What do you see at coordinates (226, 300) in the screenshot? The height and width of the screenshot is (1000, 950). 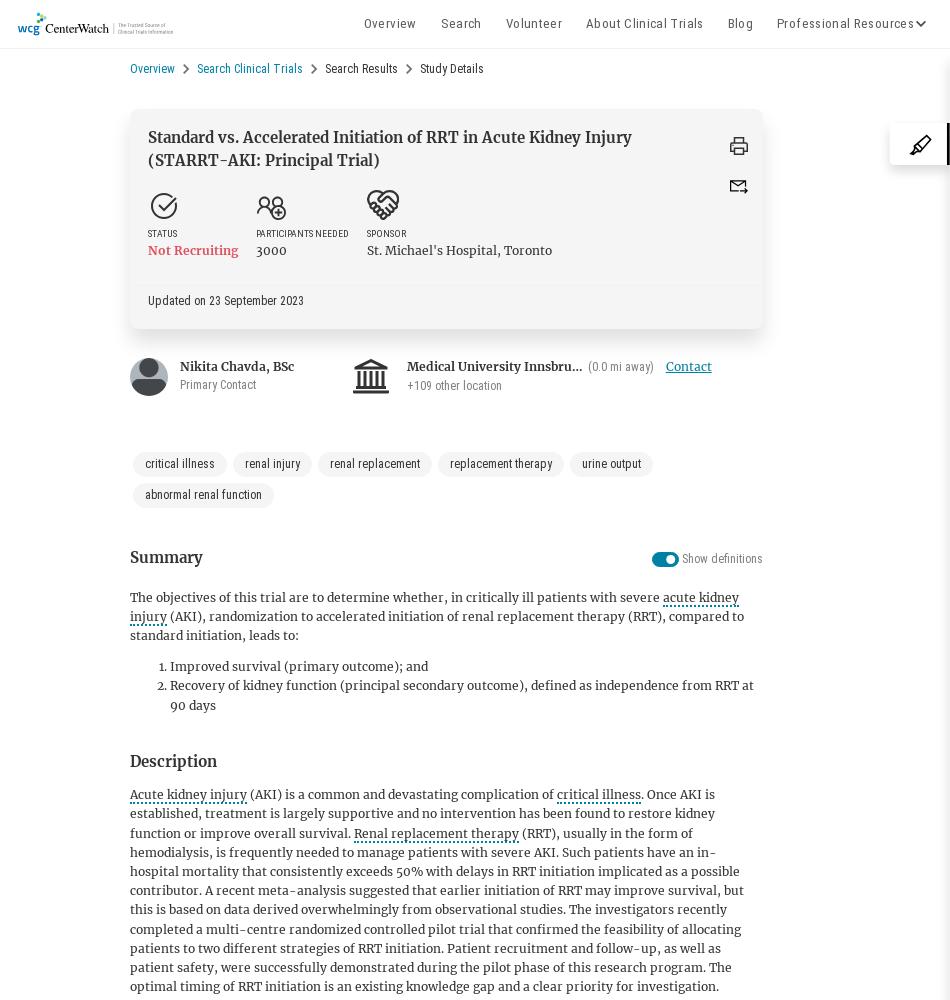 I see `'Updated on 23 September 2023'` at bounding box center [226, 300].